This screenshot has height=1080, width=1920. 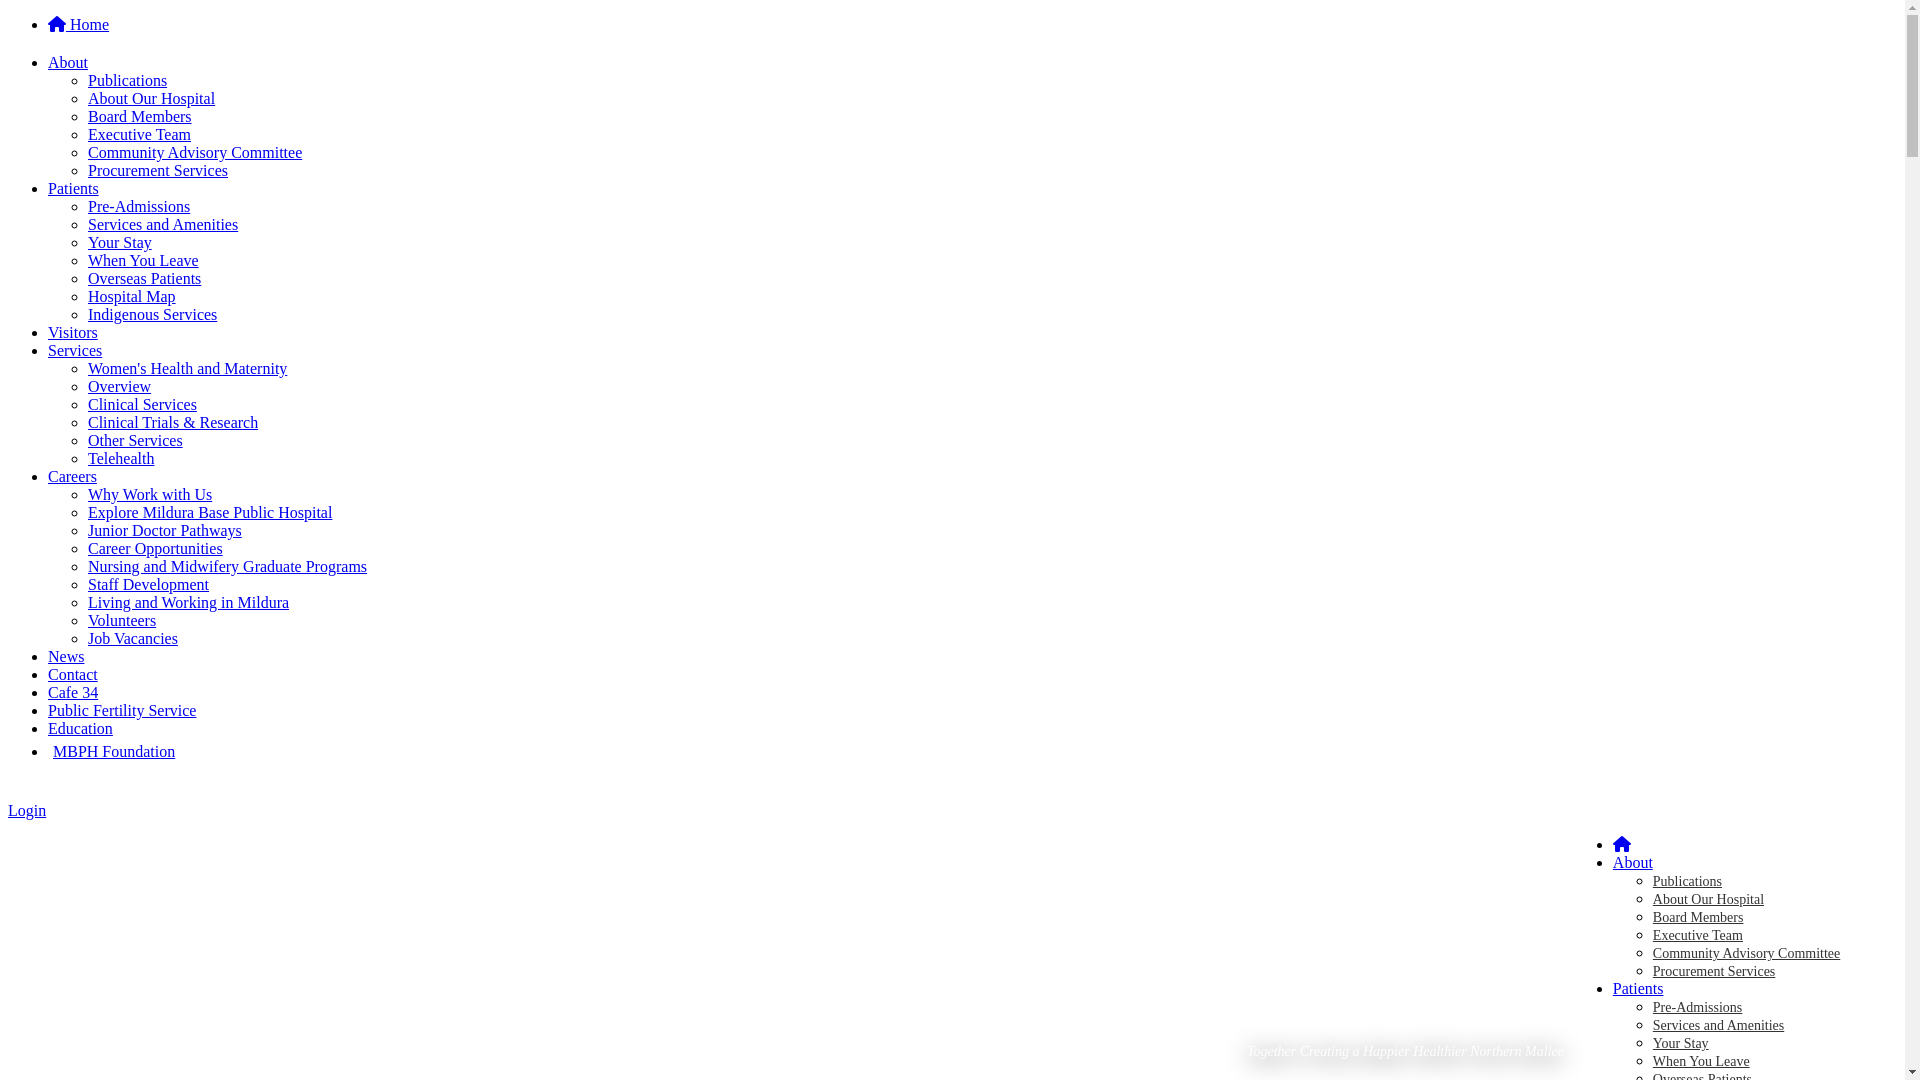 I want to click on 'When You Leave', so click(x=1700, y=1060).